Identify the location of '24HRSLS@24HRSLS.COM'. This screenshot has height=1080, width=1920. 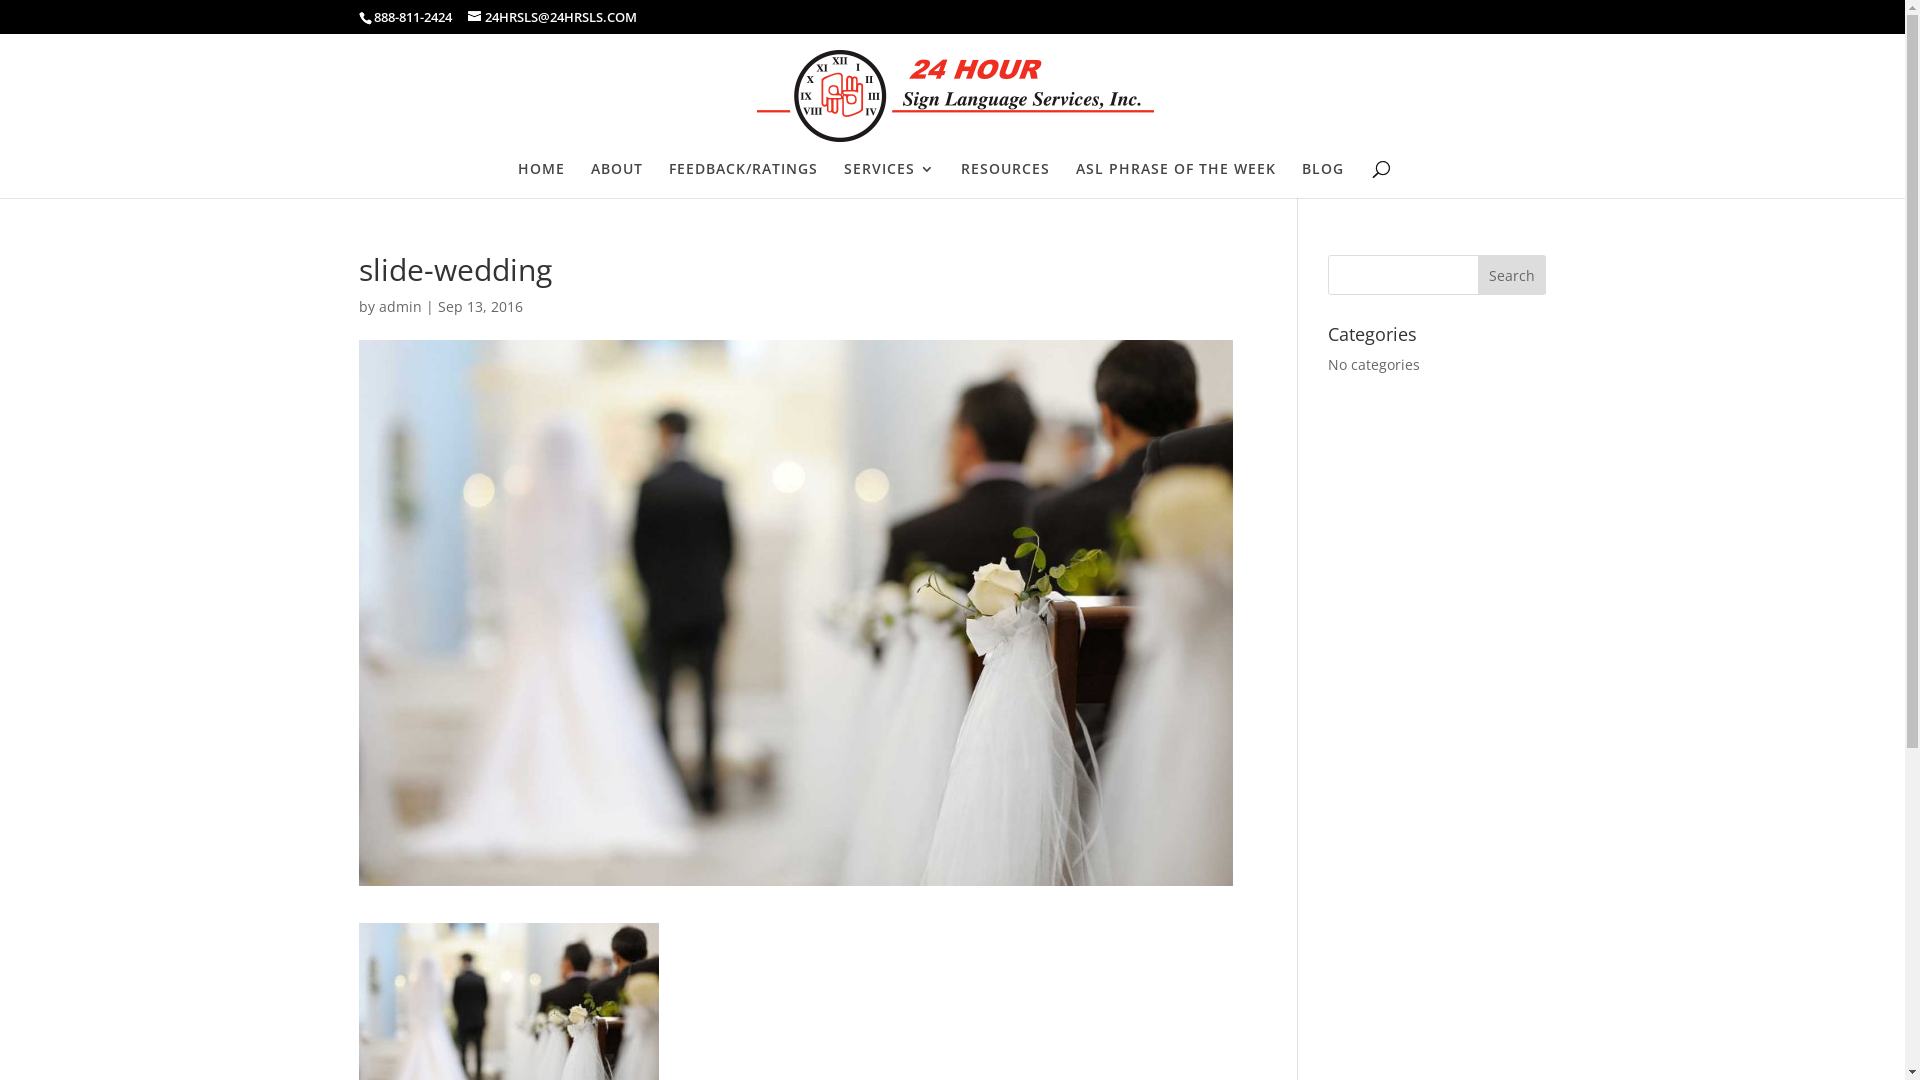
(552, 16).